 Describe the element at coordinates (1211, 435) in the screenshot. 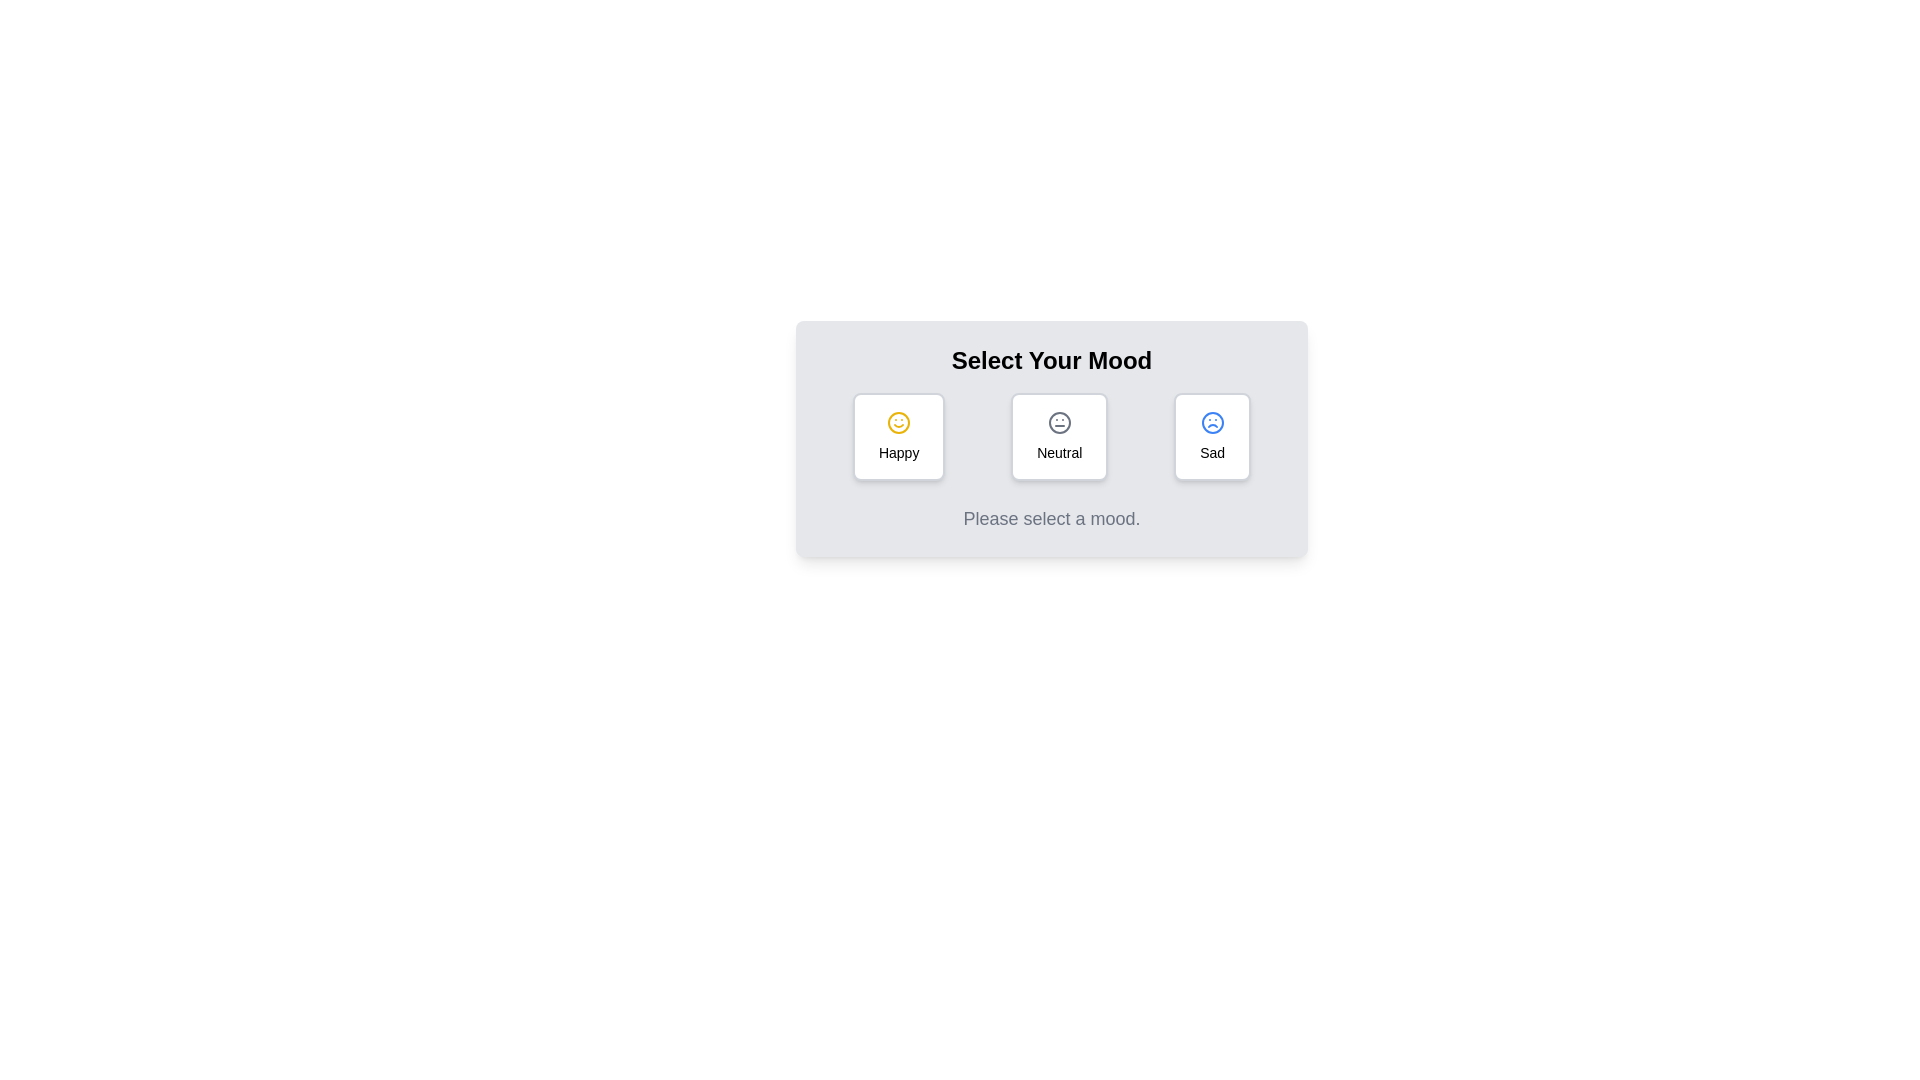

I see `the 'Sad' button featuring a blue sad face icon` at that location.